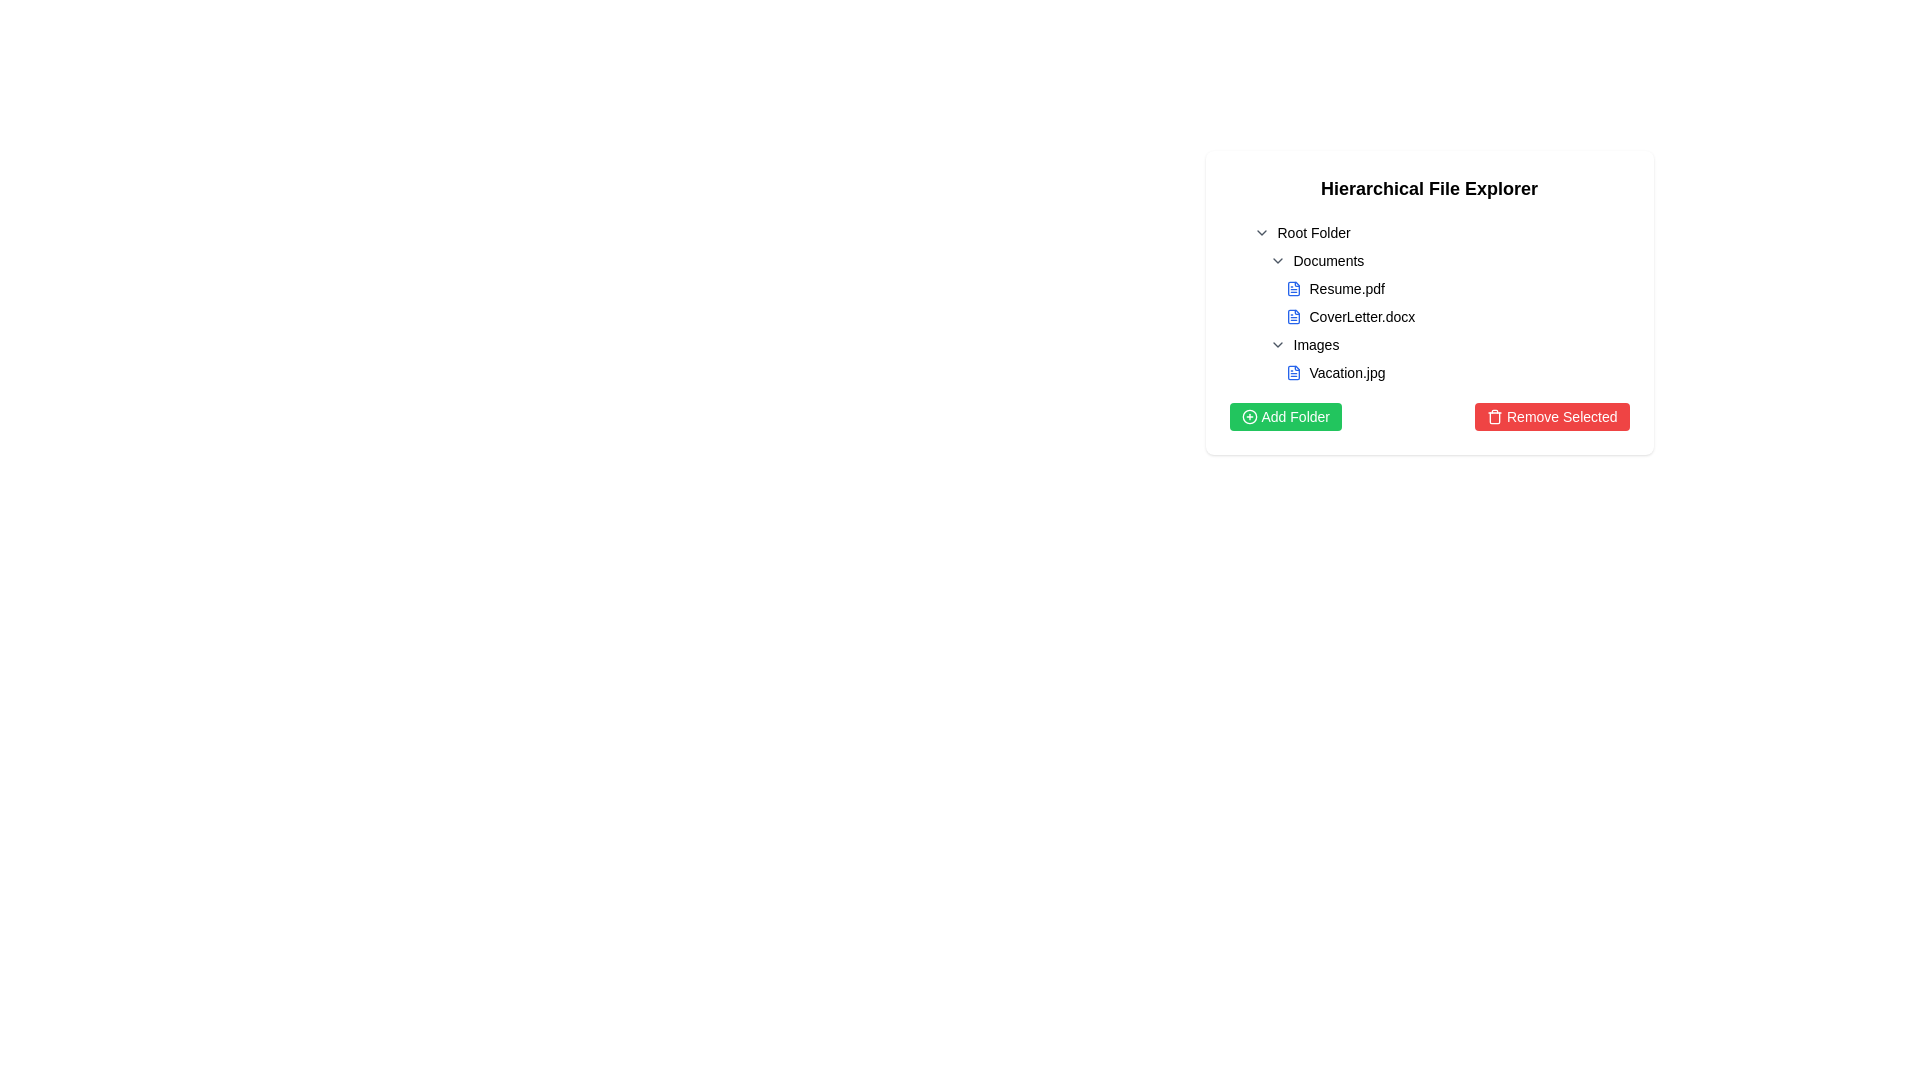 The width and height of the screenshot is (1920, 1080). I want to click on the circular icon with a green outline and a plus sign, located to the left of the 'Add Folder' button in the bottom-left section of the file explorer interface, so click(1248, 415).